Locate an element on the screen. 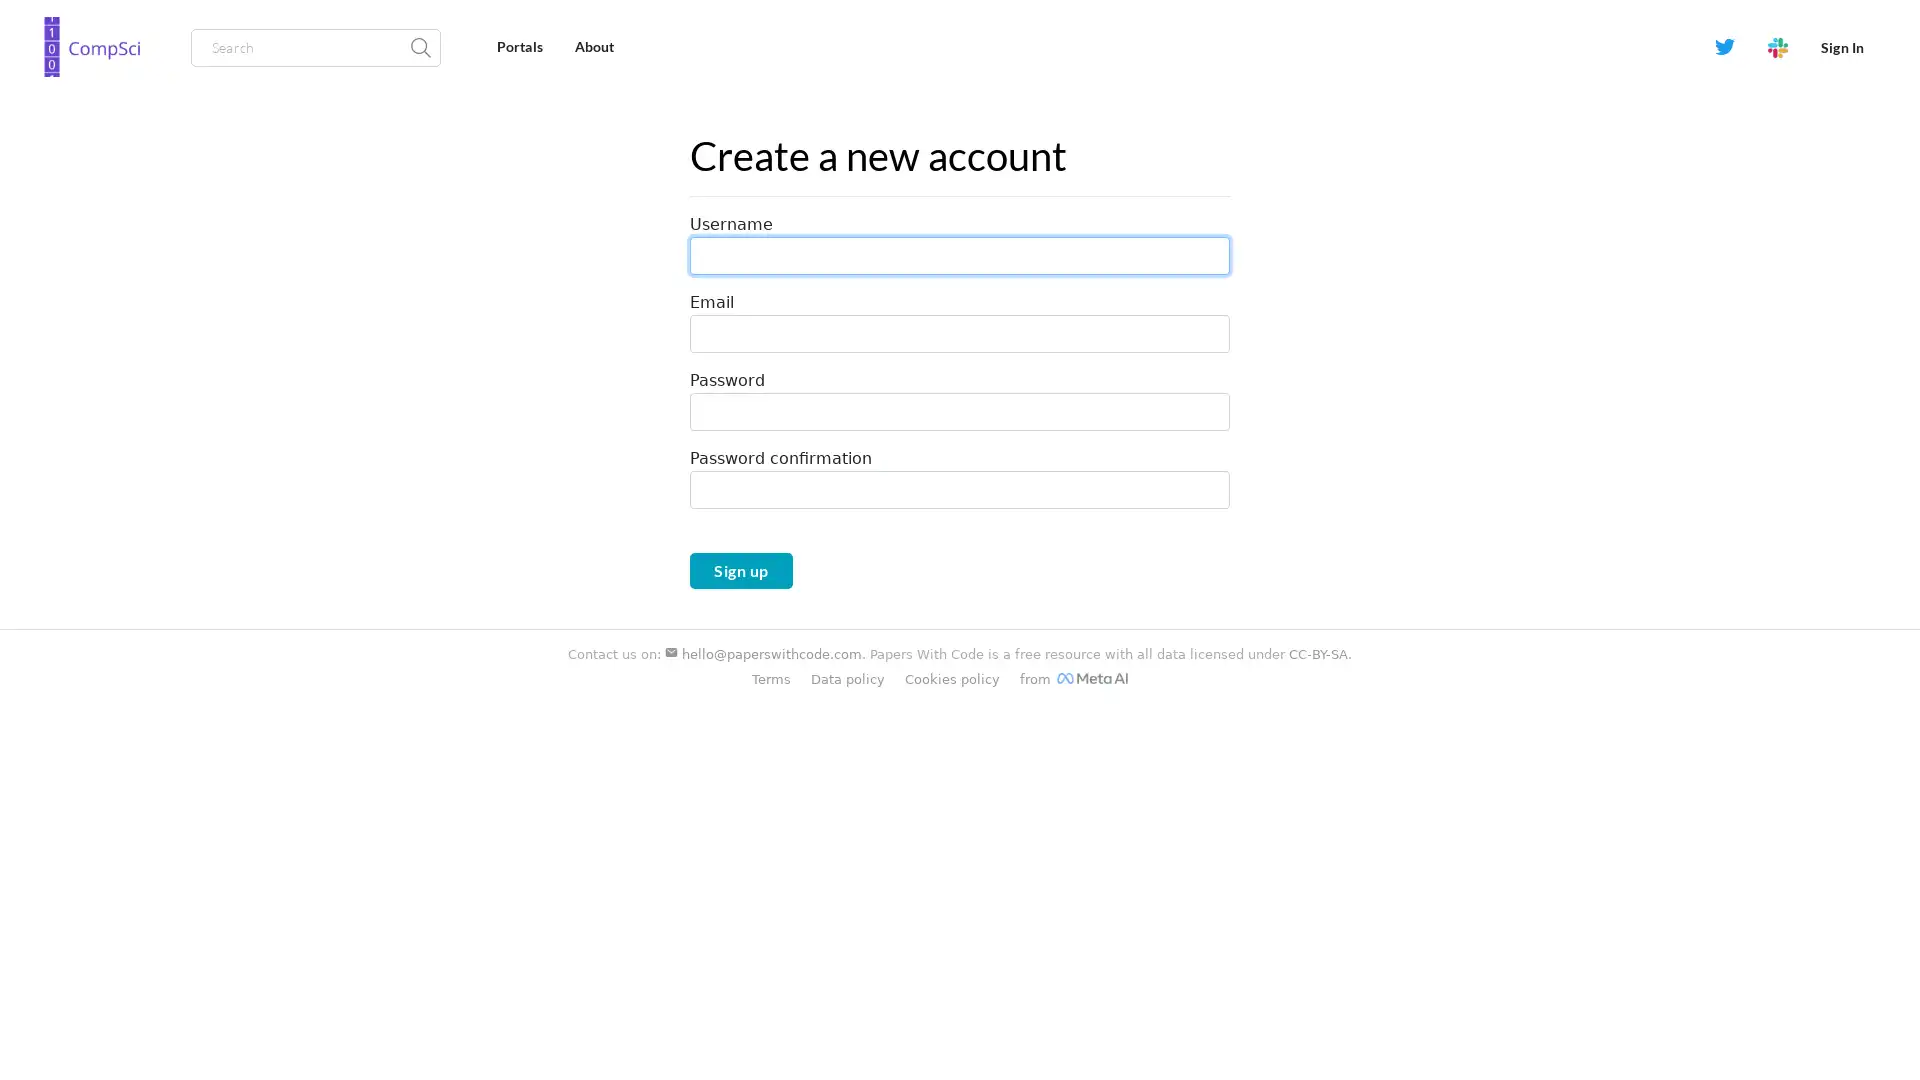 The width and height of the screenshot is (1920, 1080). Sign up is located at coordinates (739, 570).